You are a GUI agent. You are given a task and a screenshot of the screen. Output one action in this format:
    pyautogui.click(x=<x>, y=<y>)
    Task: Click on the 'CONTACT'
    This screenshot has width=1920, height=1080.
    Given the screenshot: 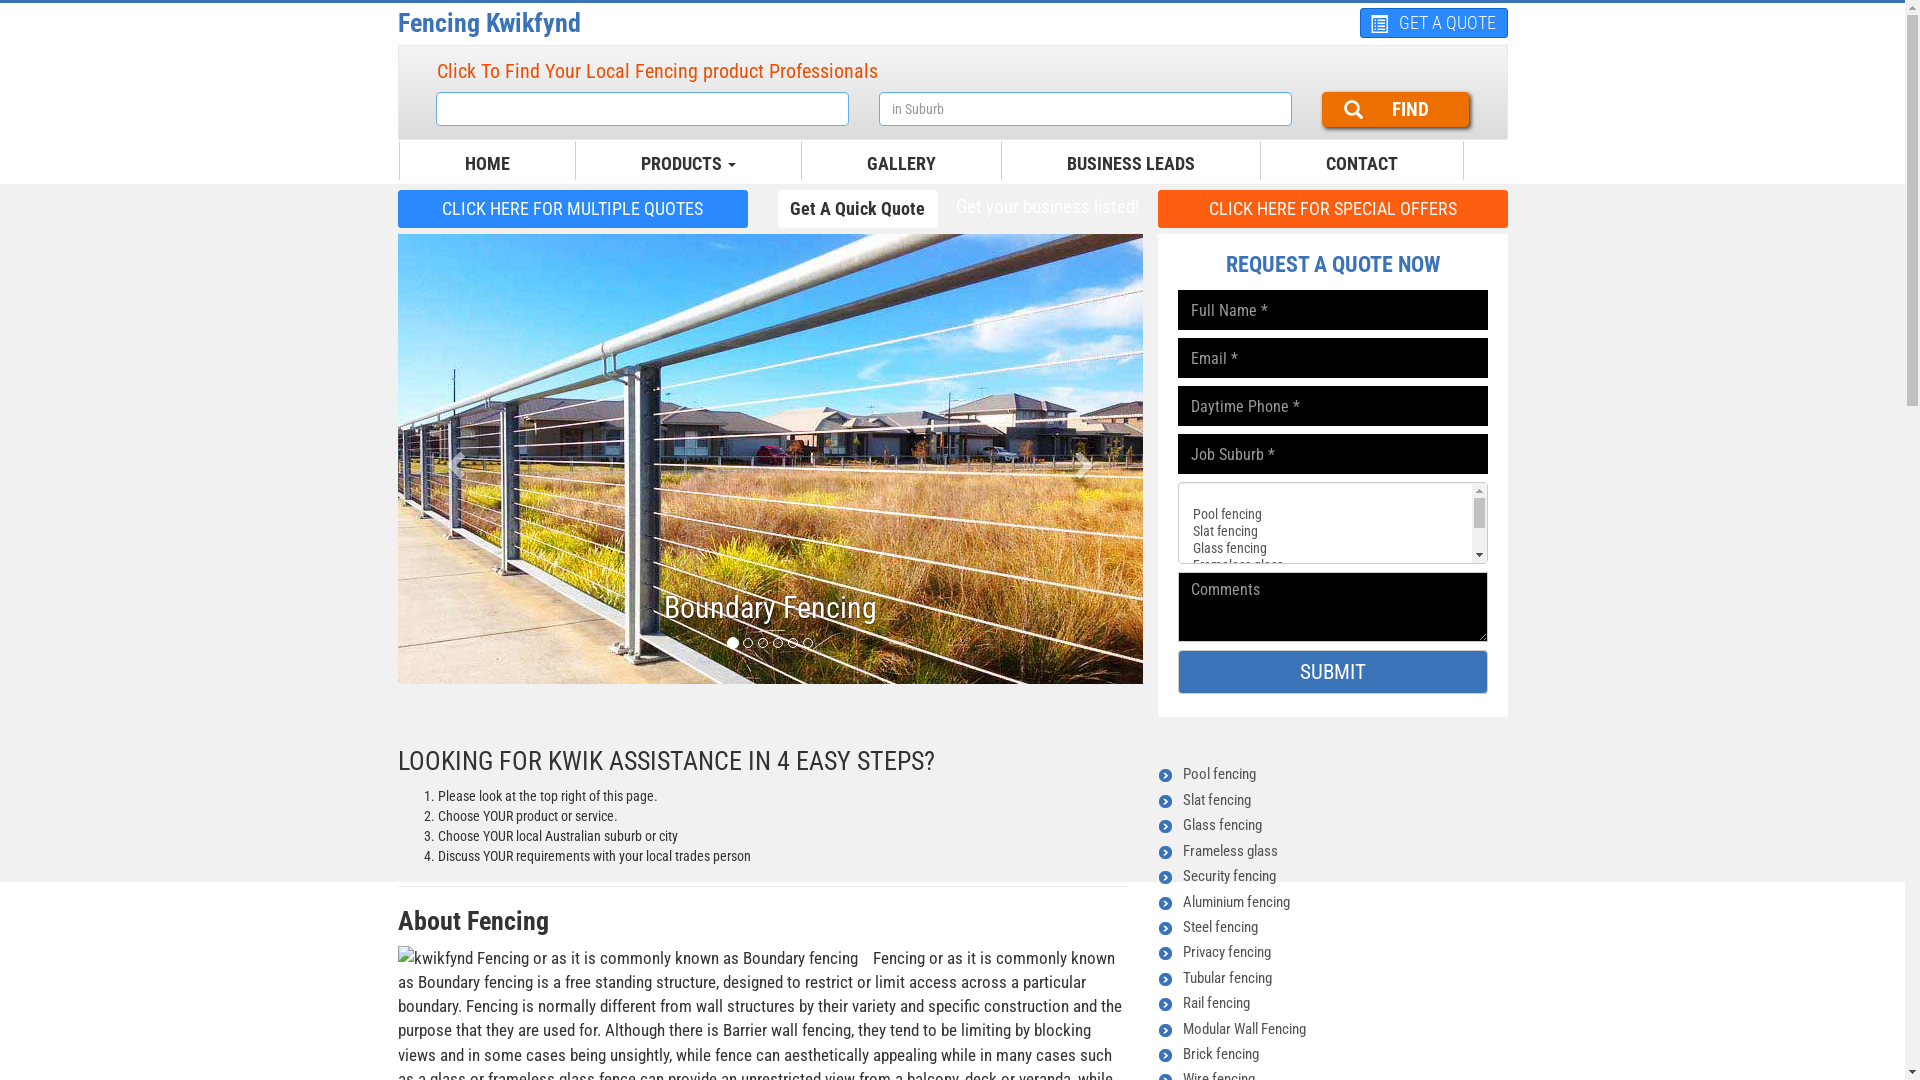 What is the action you would take?
    pyautogui.click(x=1360, y=163)
    